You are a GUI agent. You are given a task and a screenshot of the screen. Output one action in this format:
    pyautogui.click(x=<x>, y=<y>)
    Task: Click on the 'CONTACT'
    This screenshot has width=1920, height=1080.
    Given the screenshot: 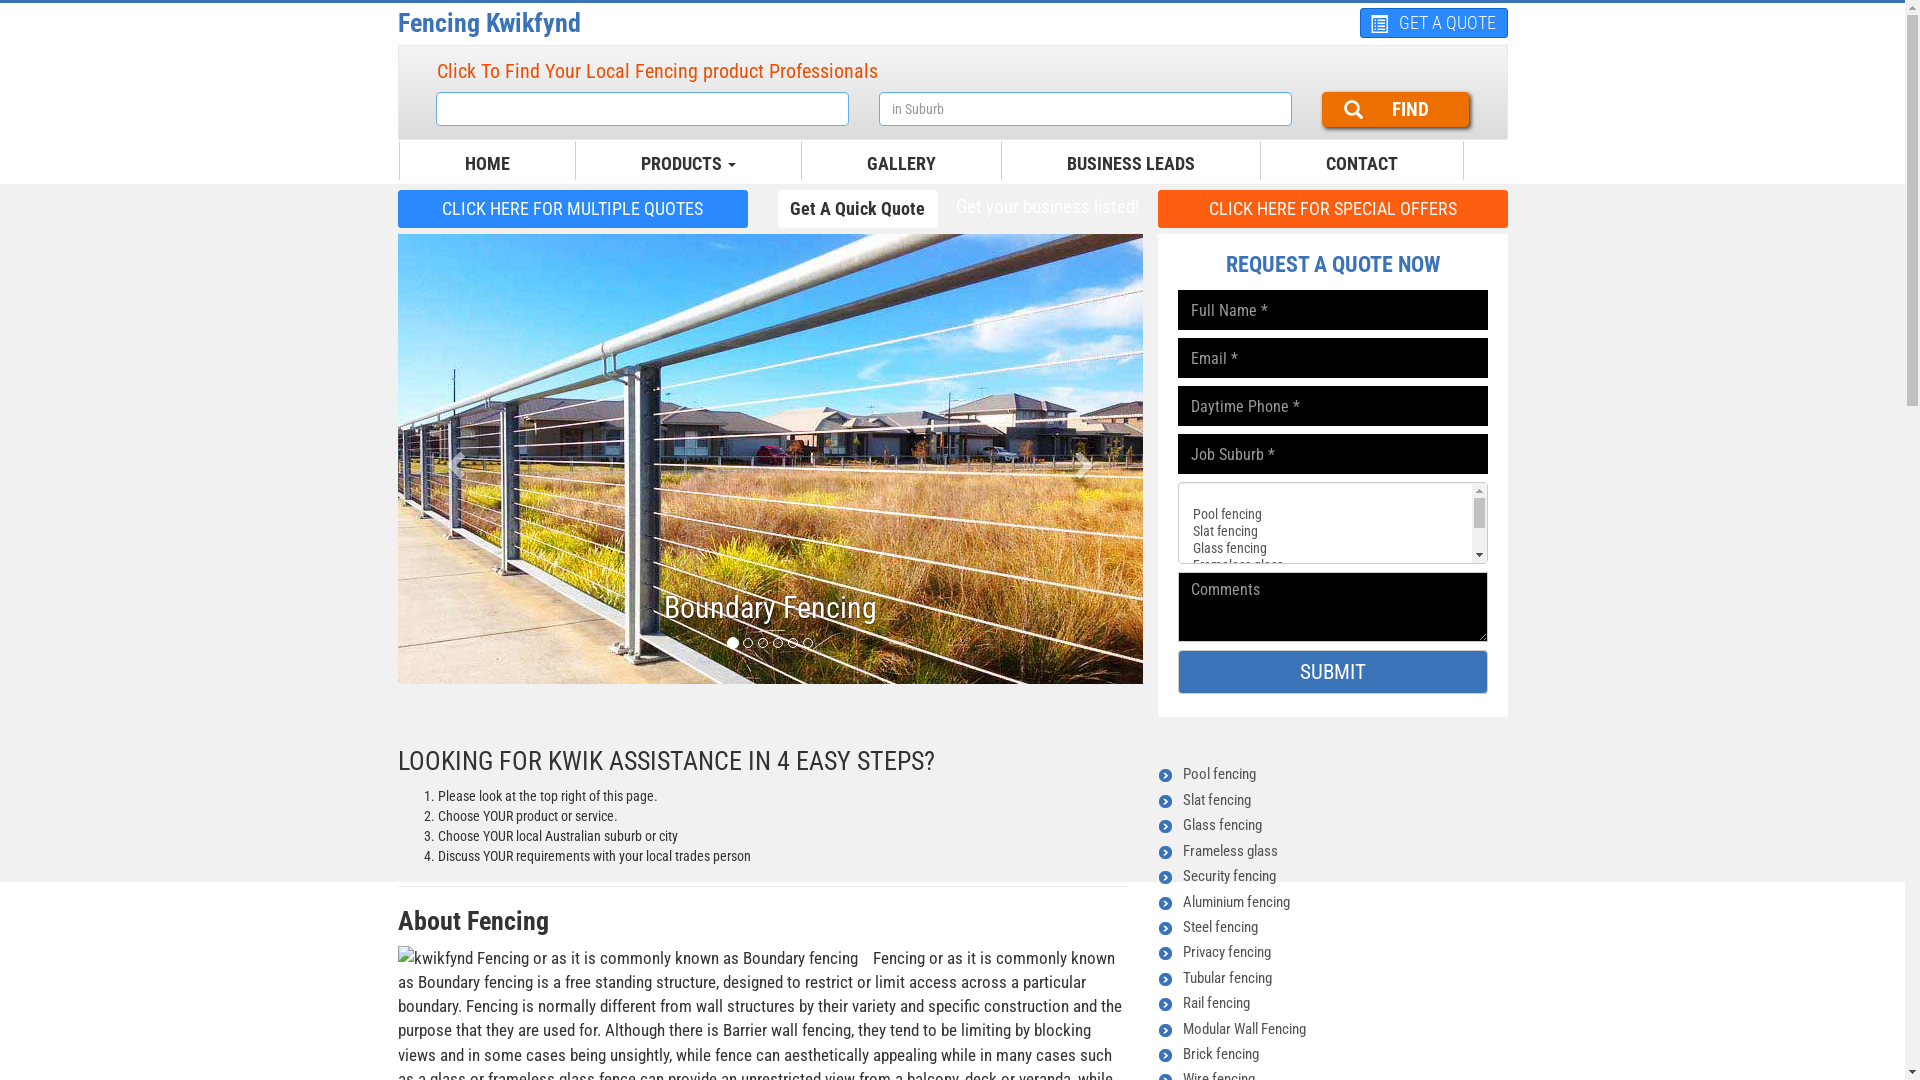 What is the action you would take?
    pyautogui.click(x=1360, y=163)
    